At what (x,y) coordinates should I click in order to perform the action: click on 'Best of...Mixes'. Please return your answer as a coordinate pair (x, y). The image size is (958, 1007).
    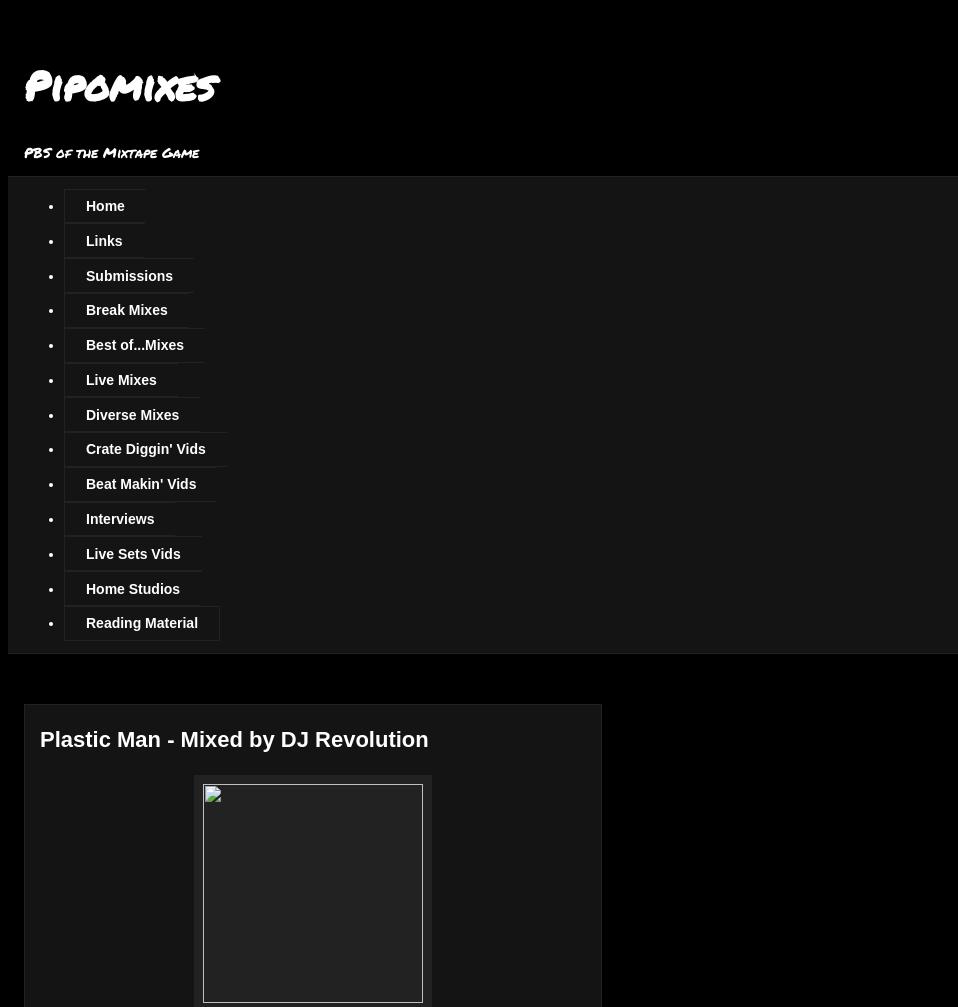
    Looking at the image, I should click on (134, 344).